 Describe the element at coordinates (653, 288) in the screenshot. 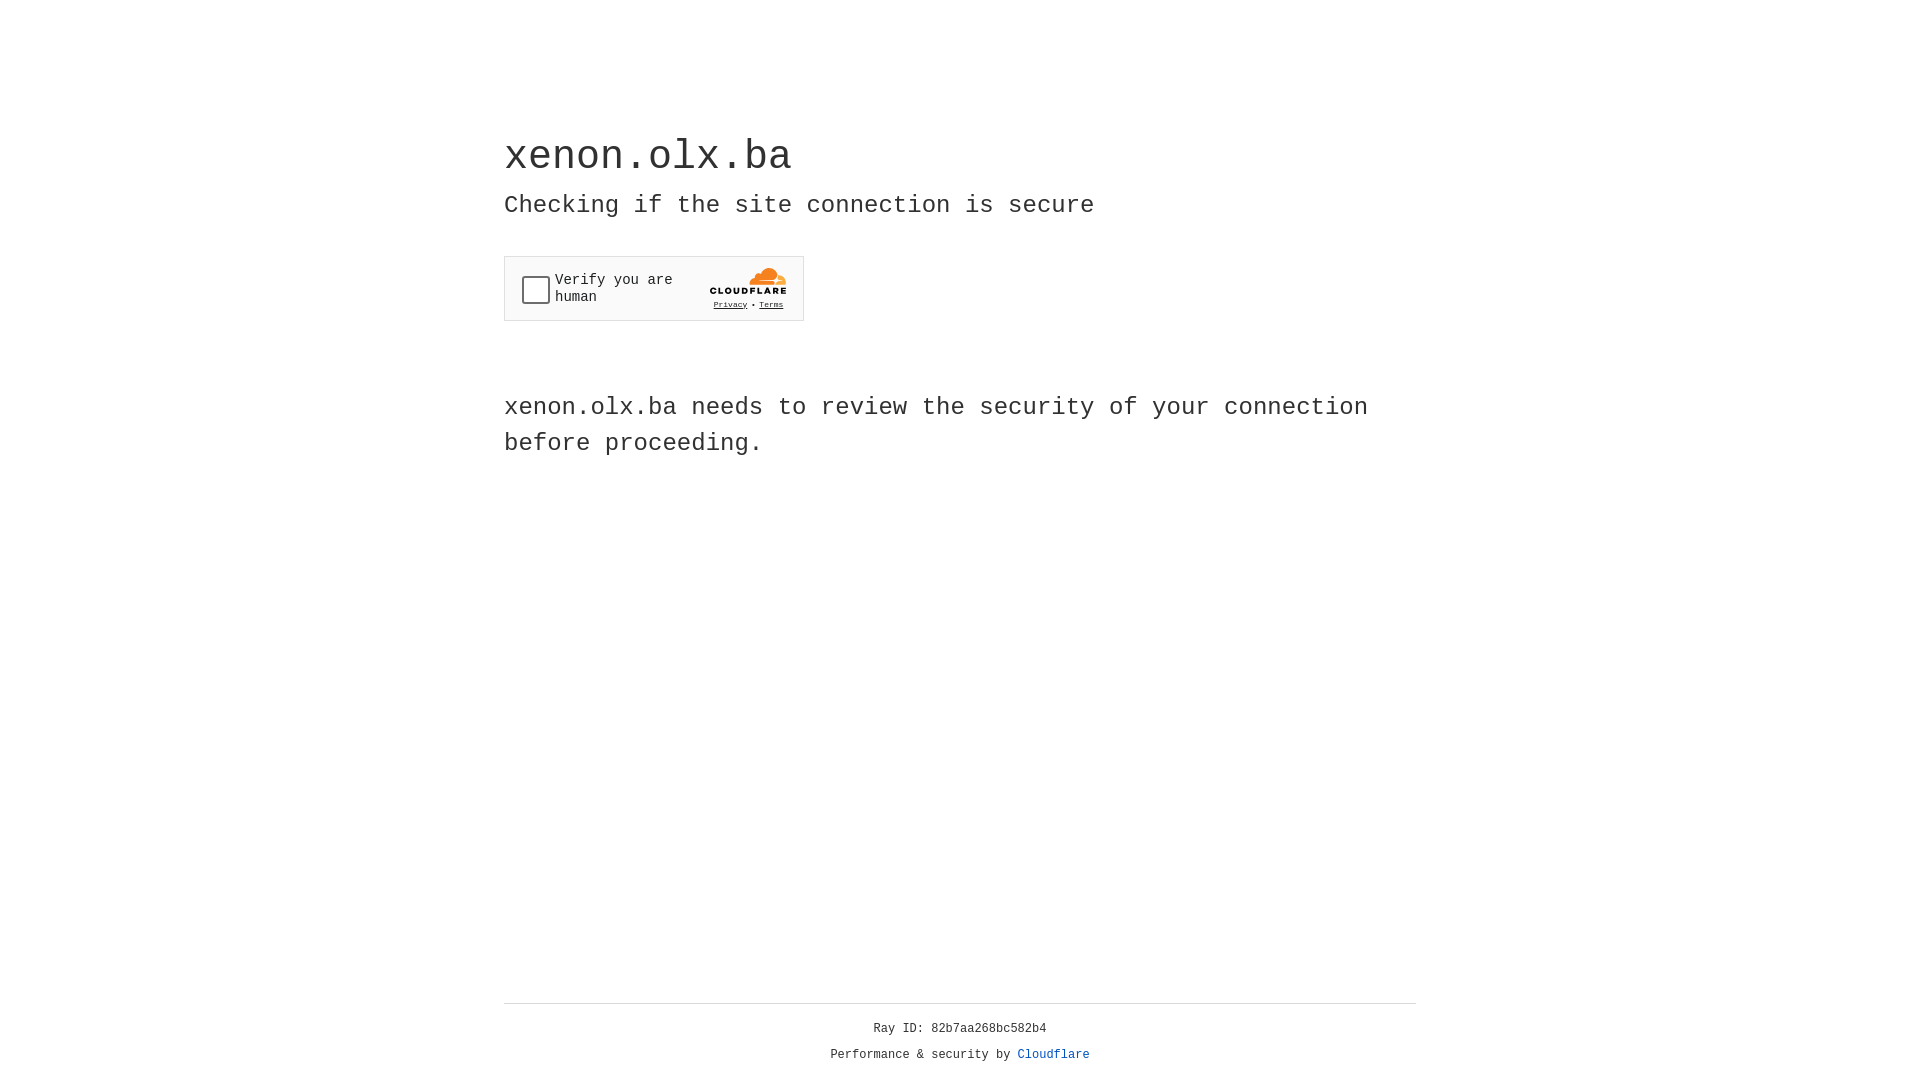

I see `'Widget containing a Cloudflare security challenge'` at that location.